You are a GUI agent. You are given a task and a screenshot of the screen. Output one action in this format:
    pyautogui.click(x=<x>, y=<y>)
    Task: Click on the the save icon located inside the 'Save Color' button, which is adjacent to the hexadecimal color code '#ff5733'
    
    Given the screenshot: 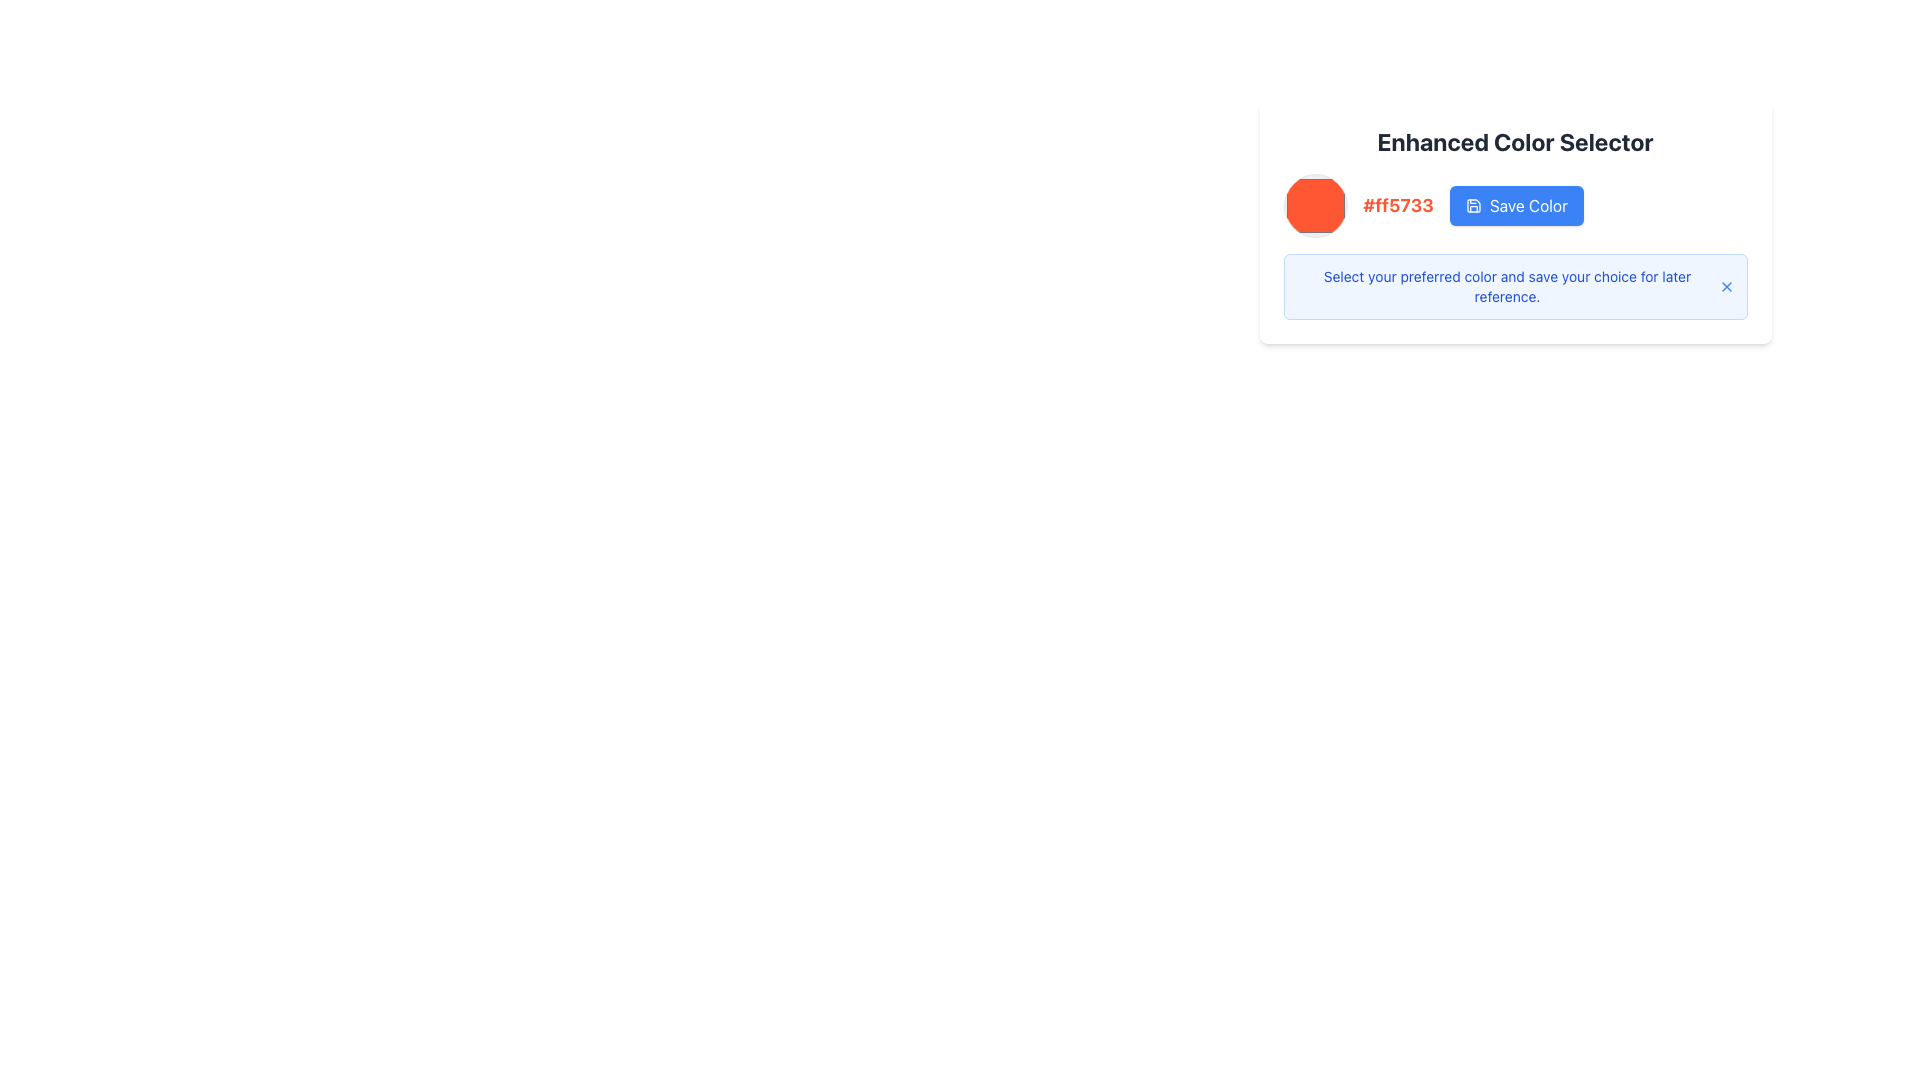 What is the action you would take?
    pyautogui.click(x=1473, y=205)
    